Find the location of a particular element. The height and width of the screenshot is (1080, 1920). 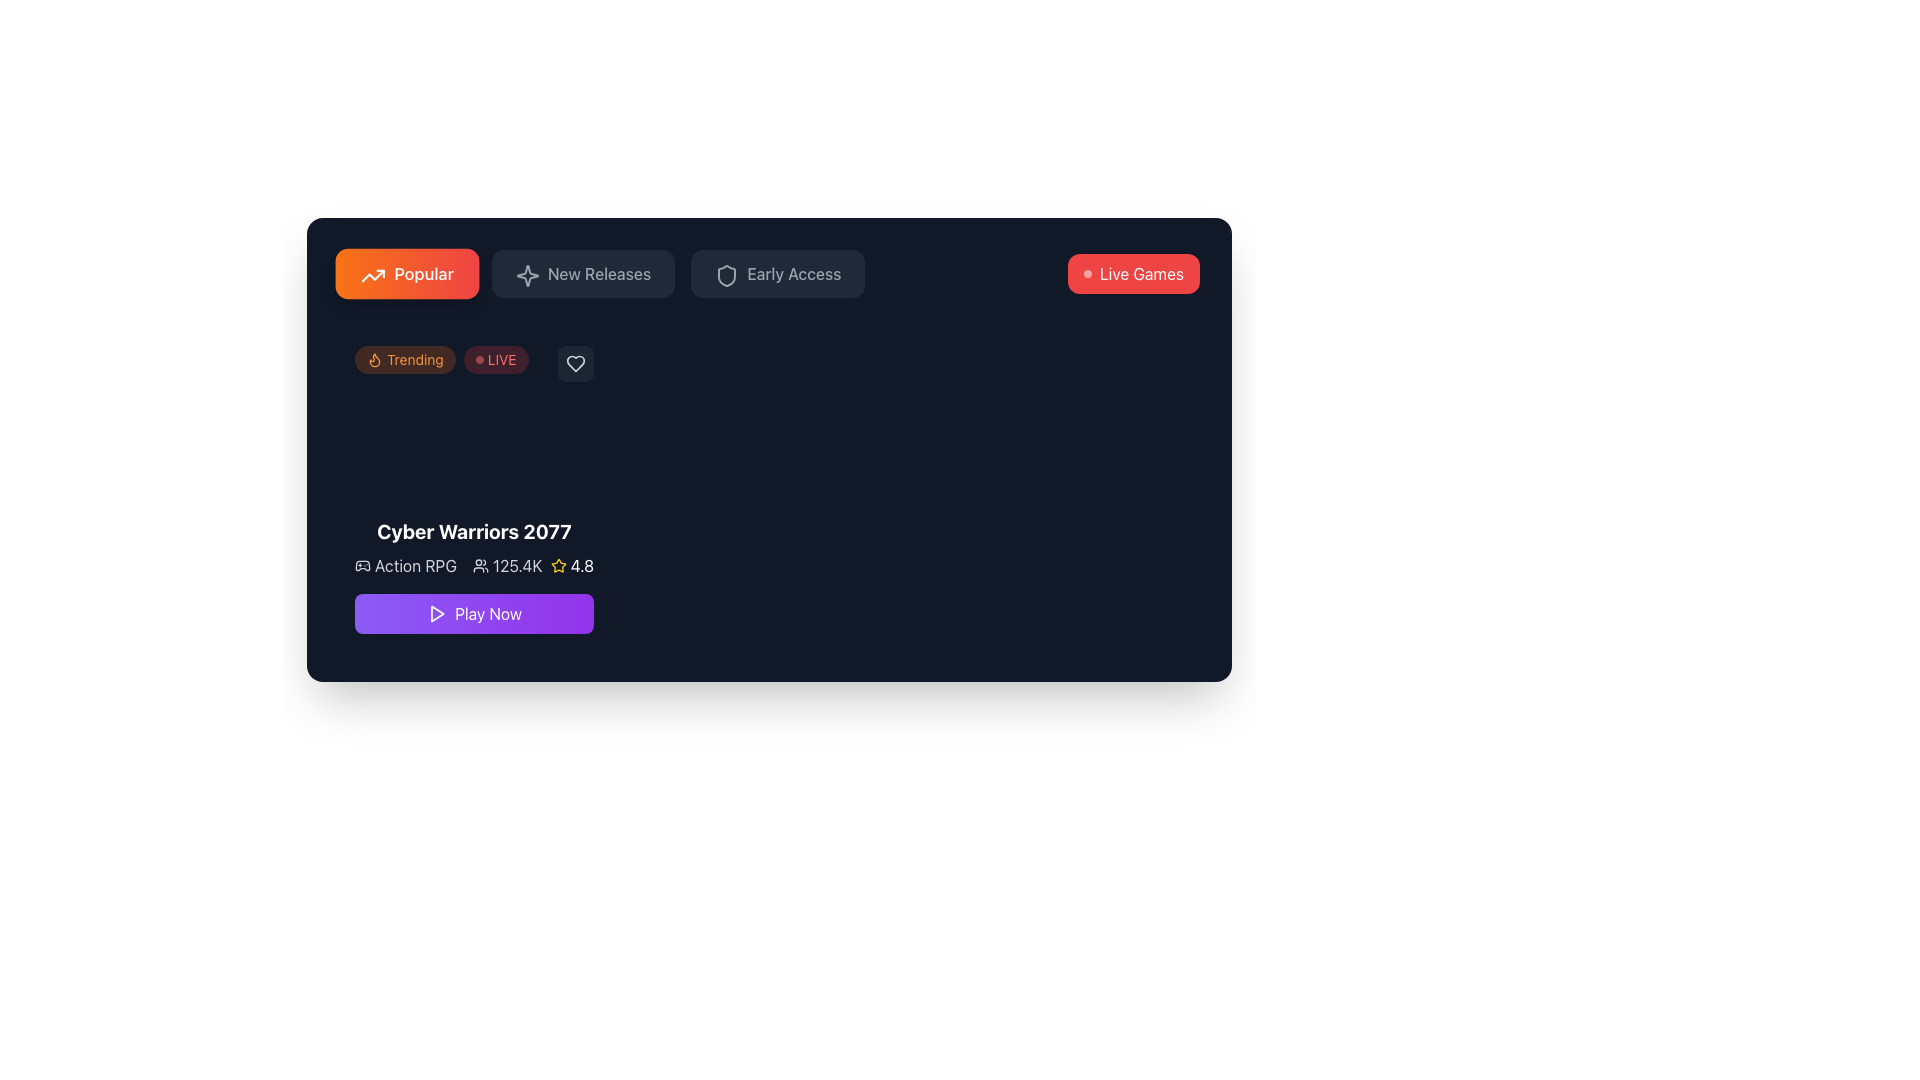

the 'New Releases' button, which is the second button from the left in the upper part of the interface is located at coordinates (582, 273).